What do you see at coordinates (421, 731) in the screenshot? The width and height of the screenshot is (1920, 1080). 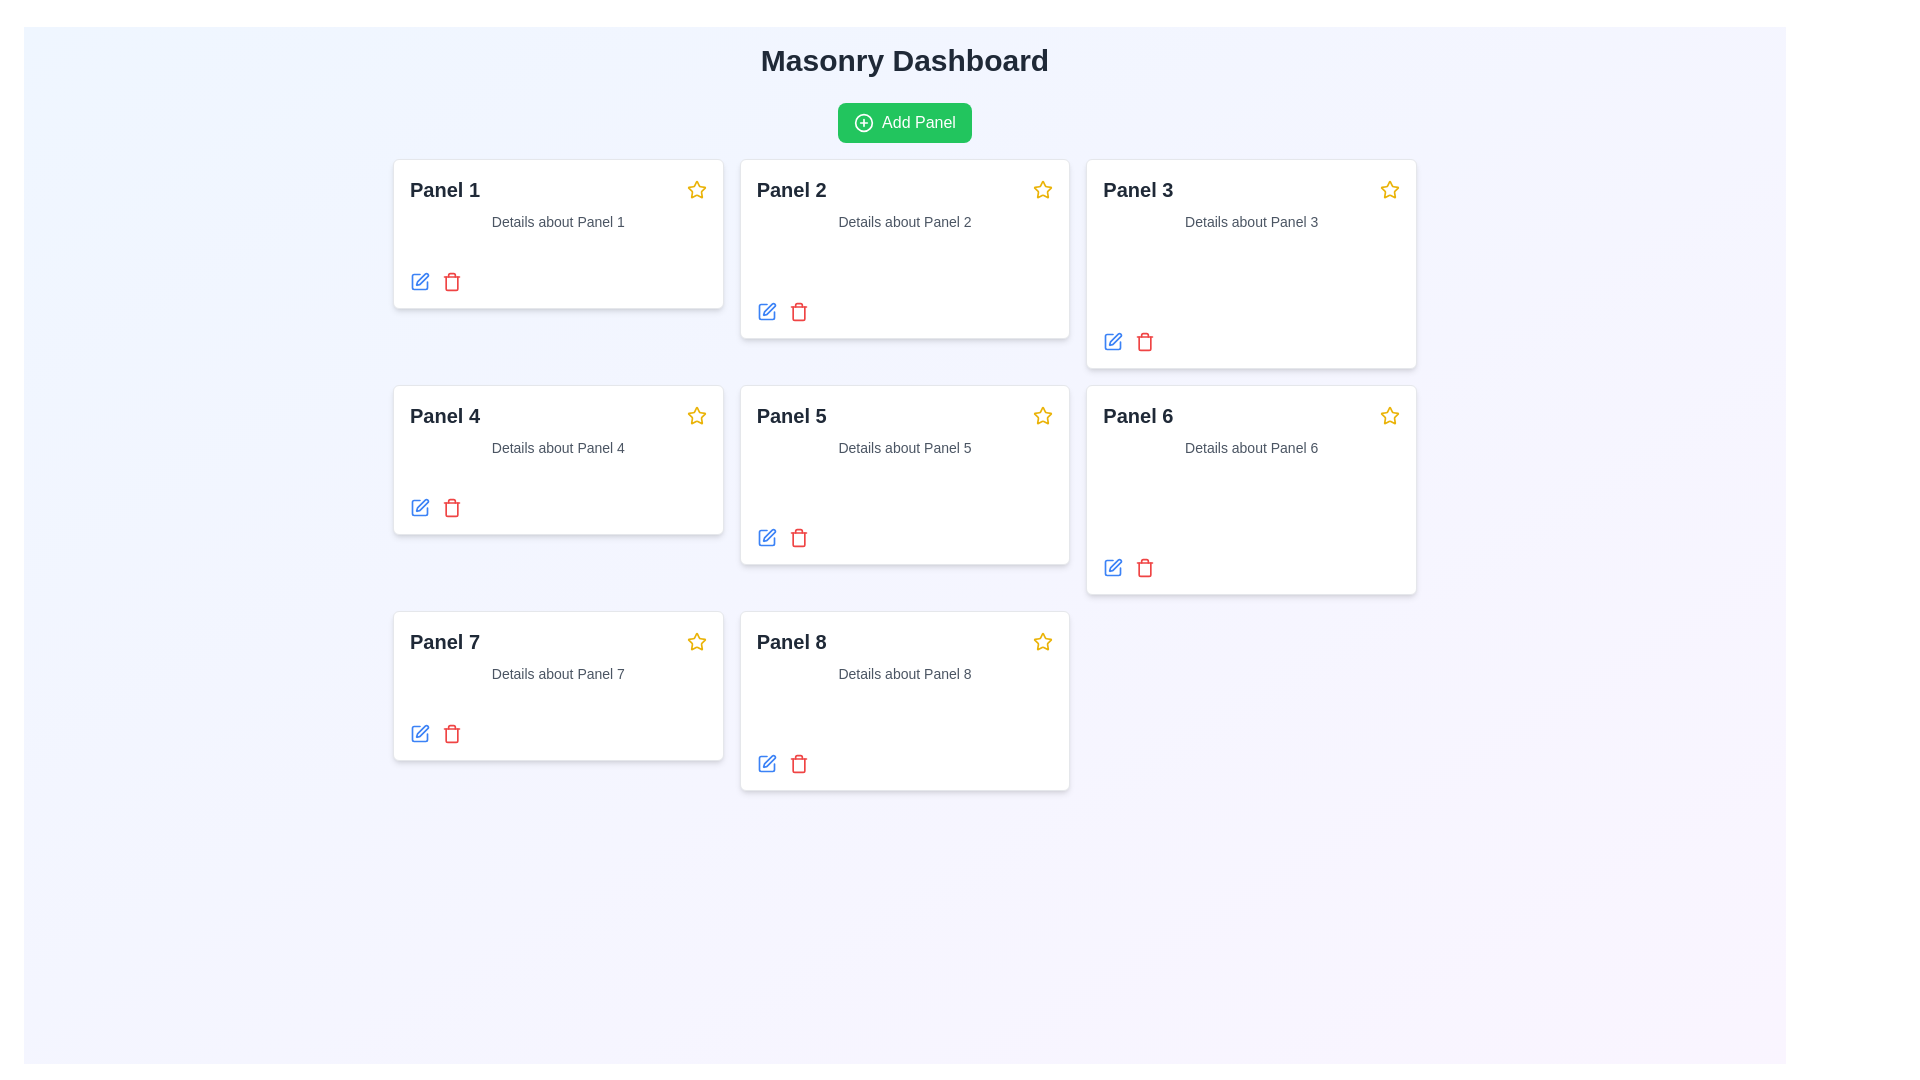 I see `the second icon (pen symbol) located under the 'Panel 7' card in the fourth row, first column of the grid layout` at bounding box center [421, 731].